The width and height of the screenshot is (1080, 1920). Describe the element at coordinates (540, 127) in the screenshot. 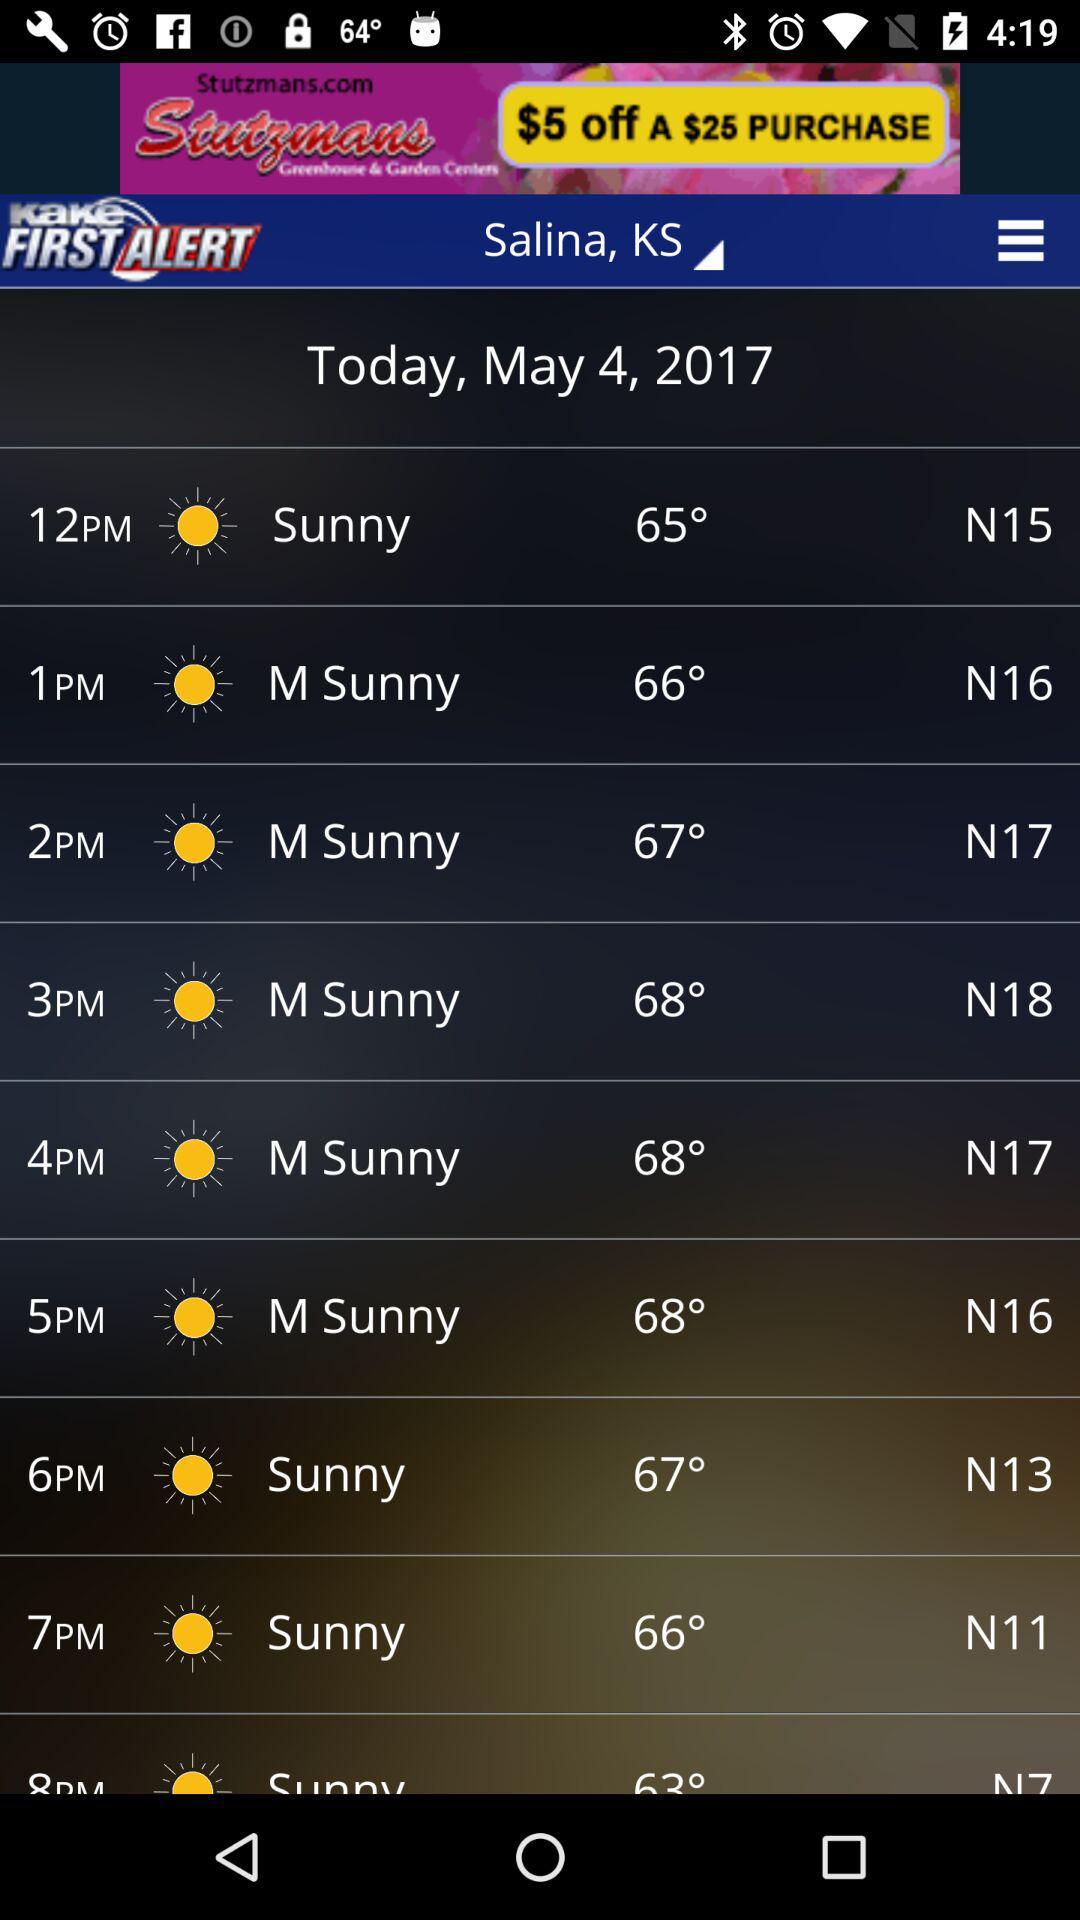

I see `advatisment pega` at that location.